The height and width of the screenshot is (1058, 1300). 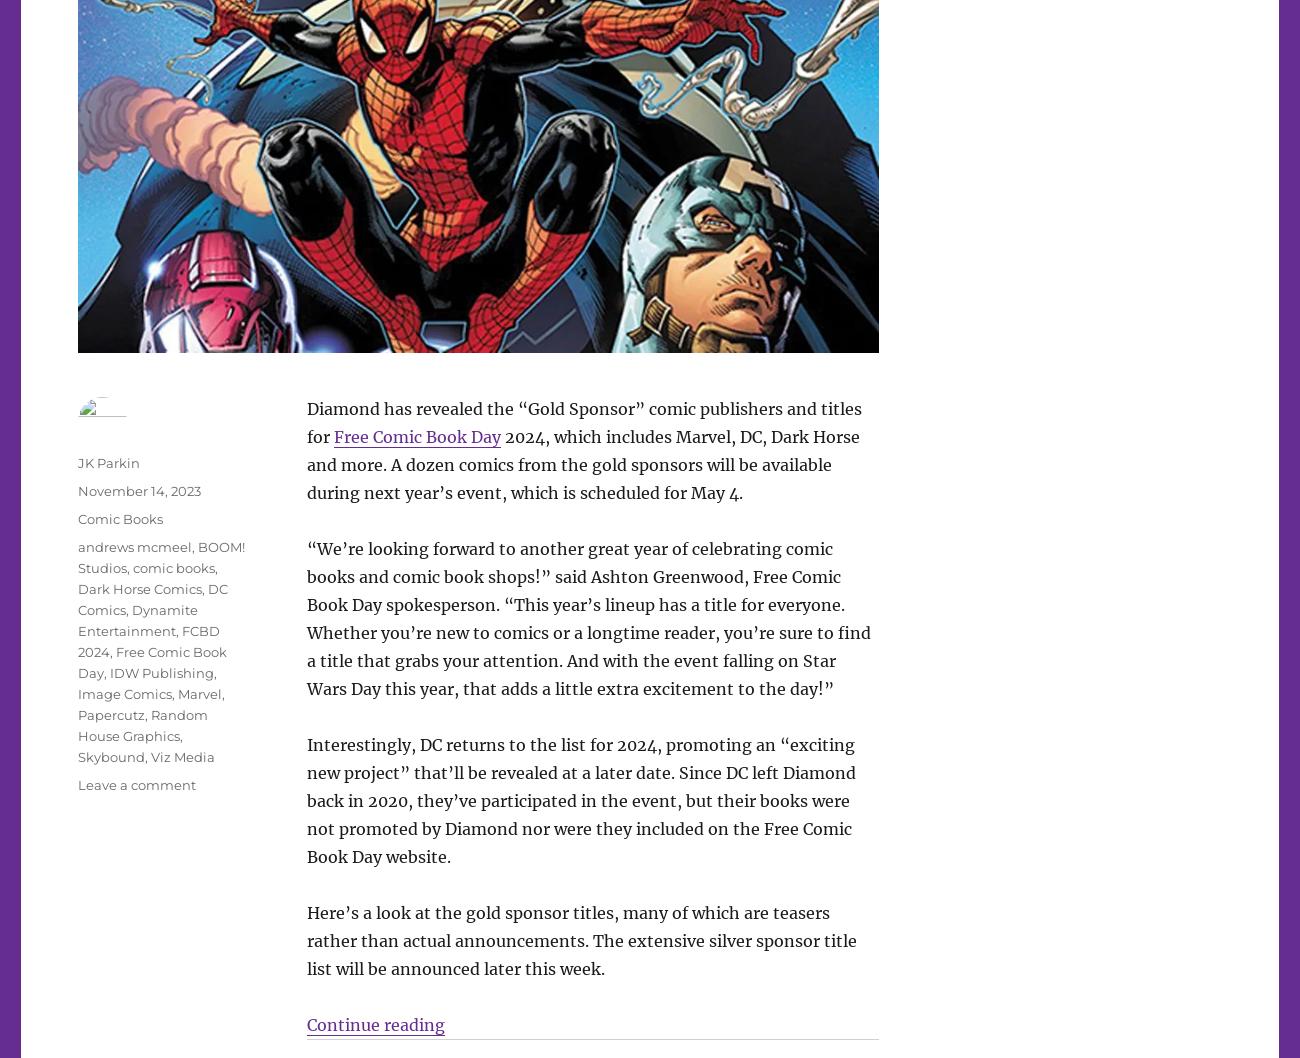 What do you see at coordinates (139, 588) in the screenshot?
I see `'Dark Horse Comics'` at bounding box center [139, 588].